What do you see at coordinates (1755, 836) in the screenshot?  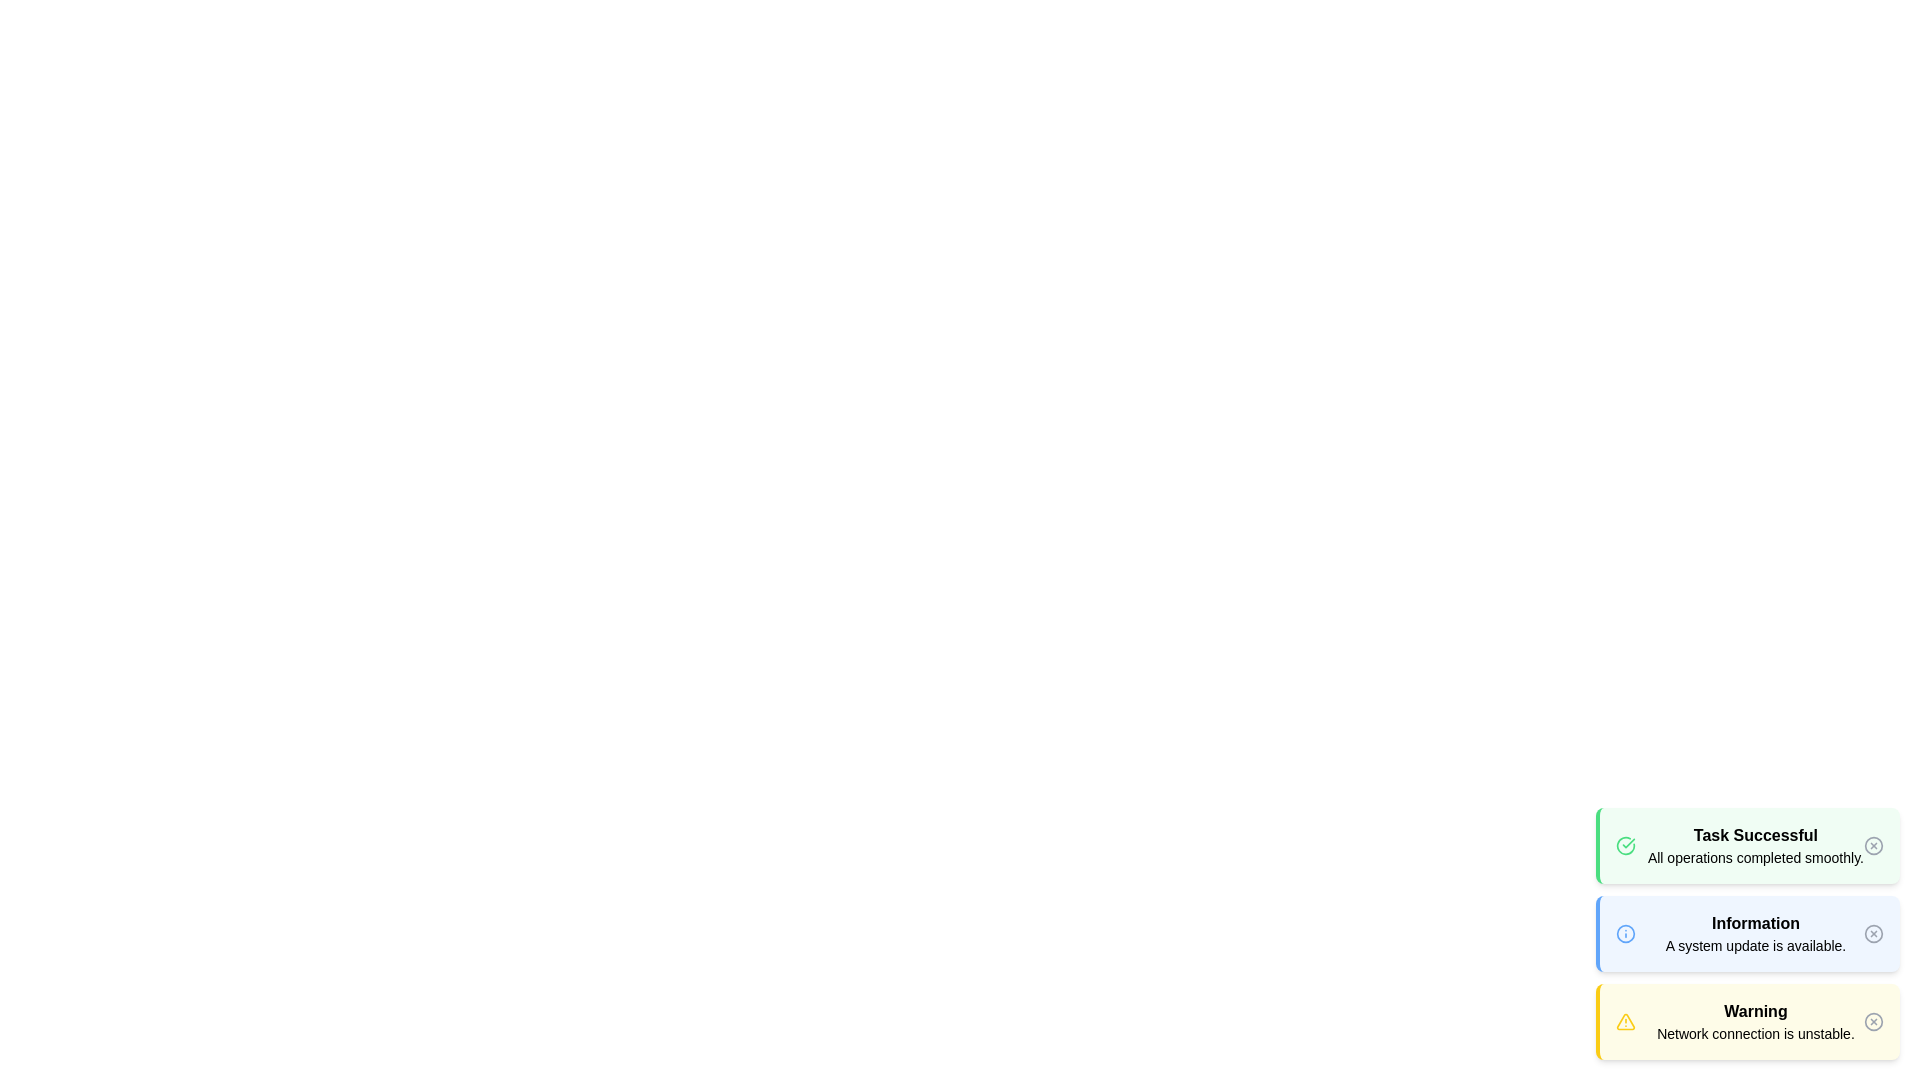 I see `the alert title of the selected alert type: Task Successful` at bounding box center [1755, 836].